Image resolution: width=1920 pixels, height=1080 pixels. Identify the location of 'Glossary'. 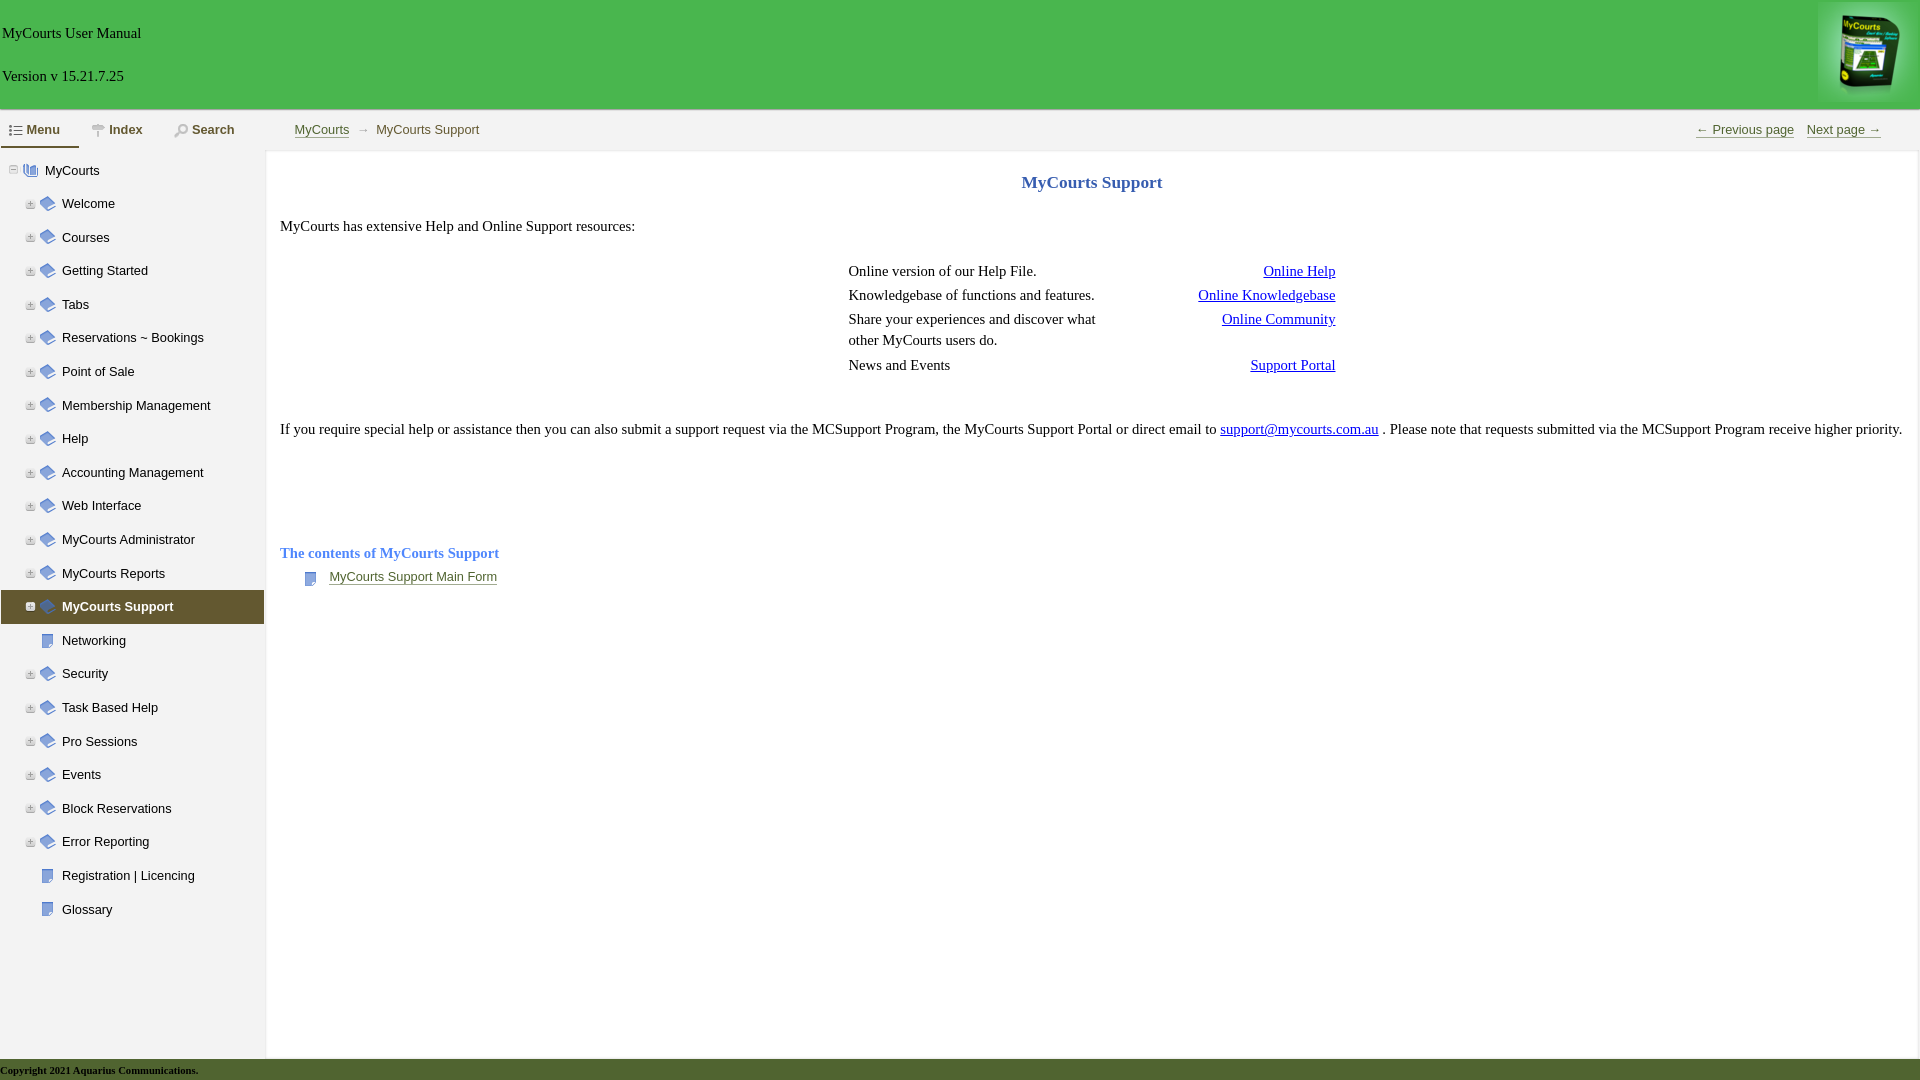
(188, 910).